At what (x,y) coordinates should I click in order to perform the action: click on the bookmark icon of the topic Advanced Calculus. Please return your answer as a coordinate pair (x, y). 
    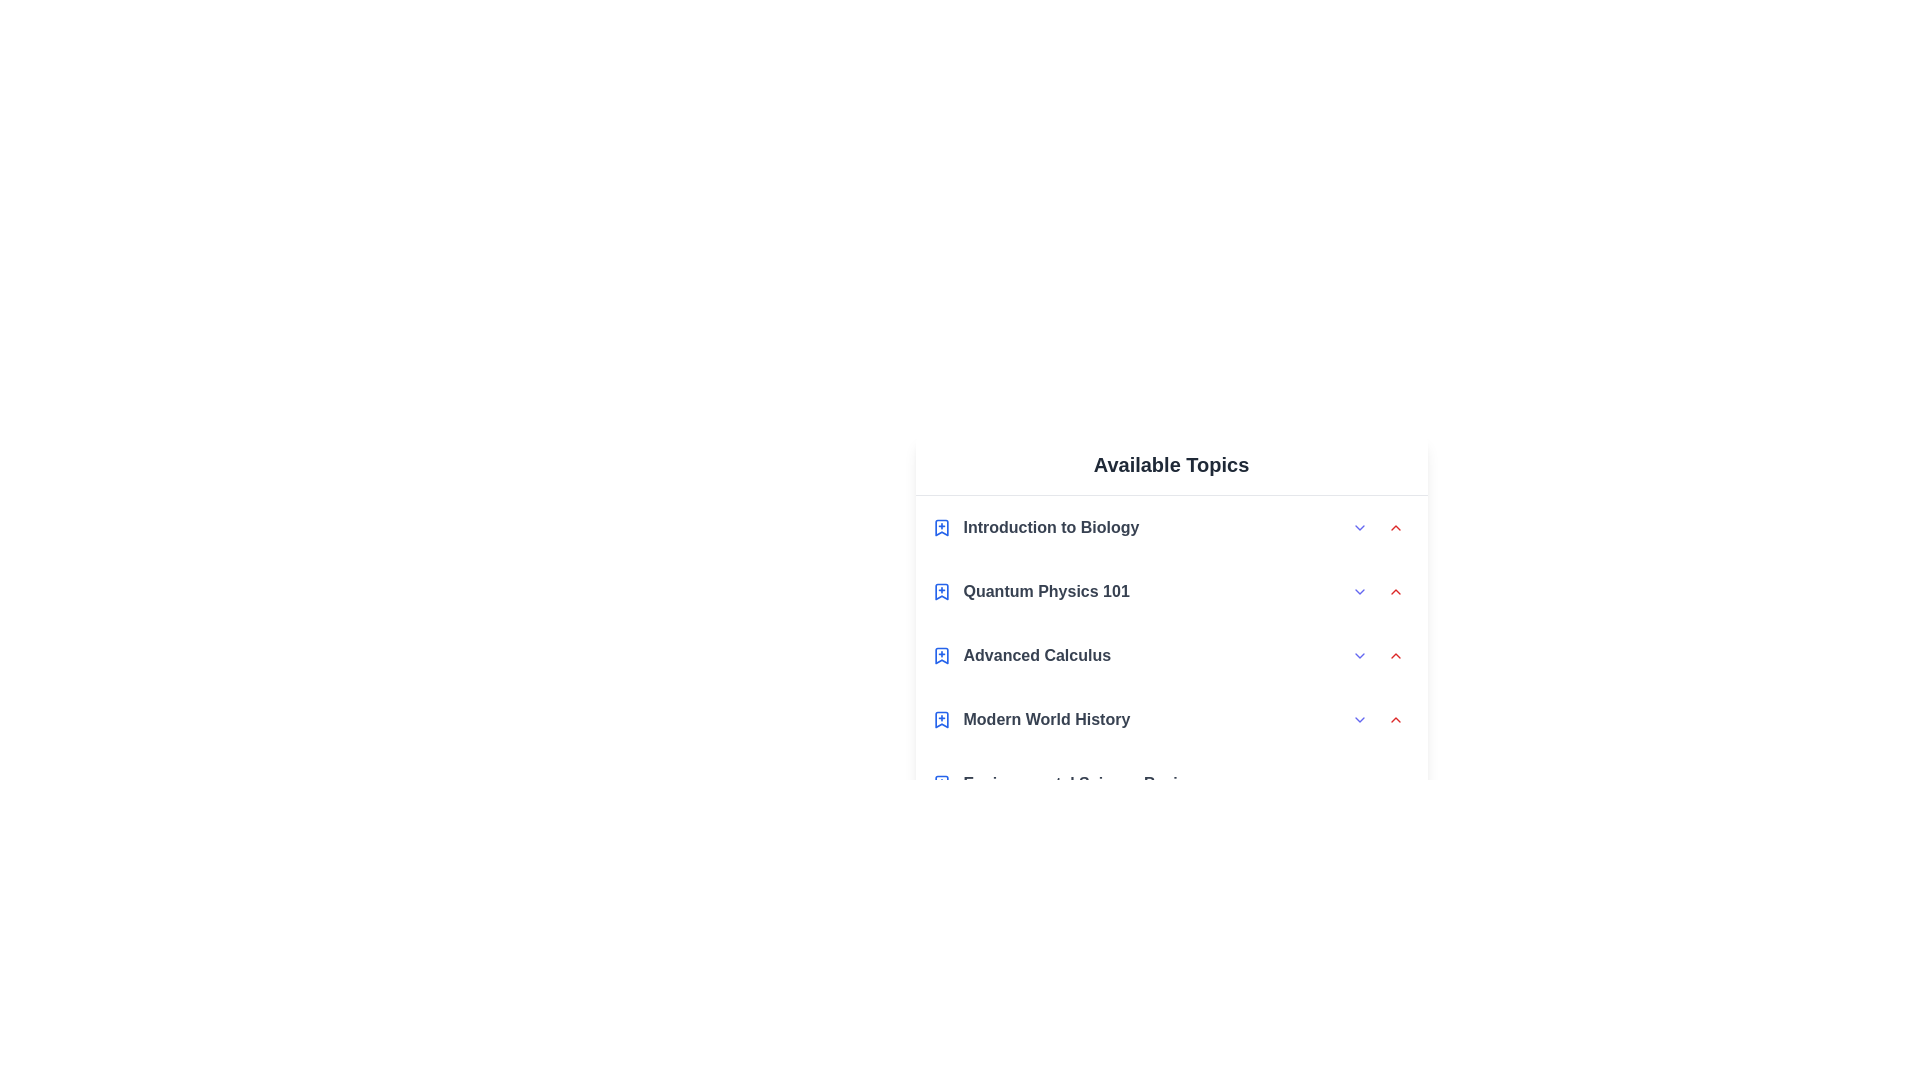
    Looking at the image, I should click on (940, 655).